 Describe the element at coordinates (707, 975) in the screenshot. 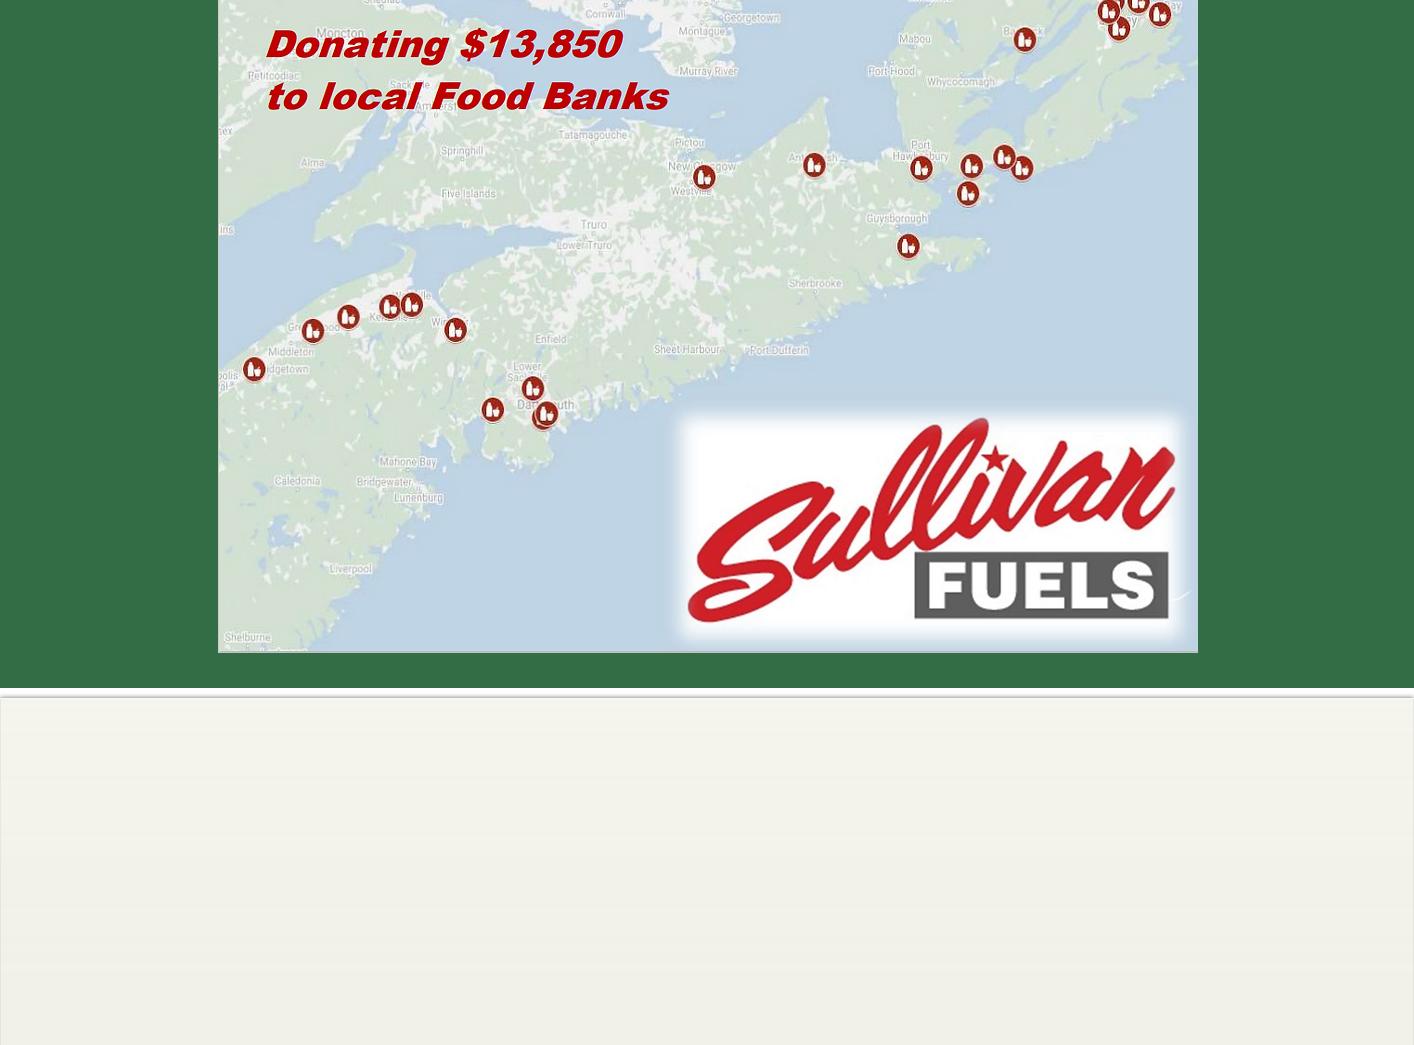

I see `'All rights reserved.'` at that location.